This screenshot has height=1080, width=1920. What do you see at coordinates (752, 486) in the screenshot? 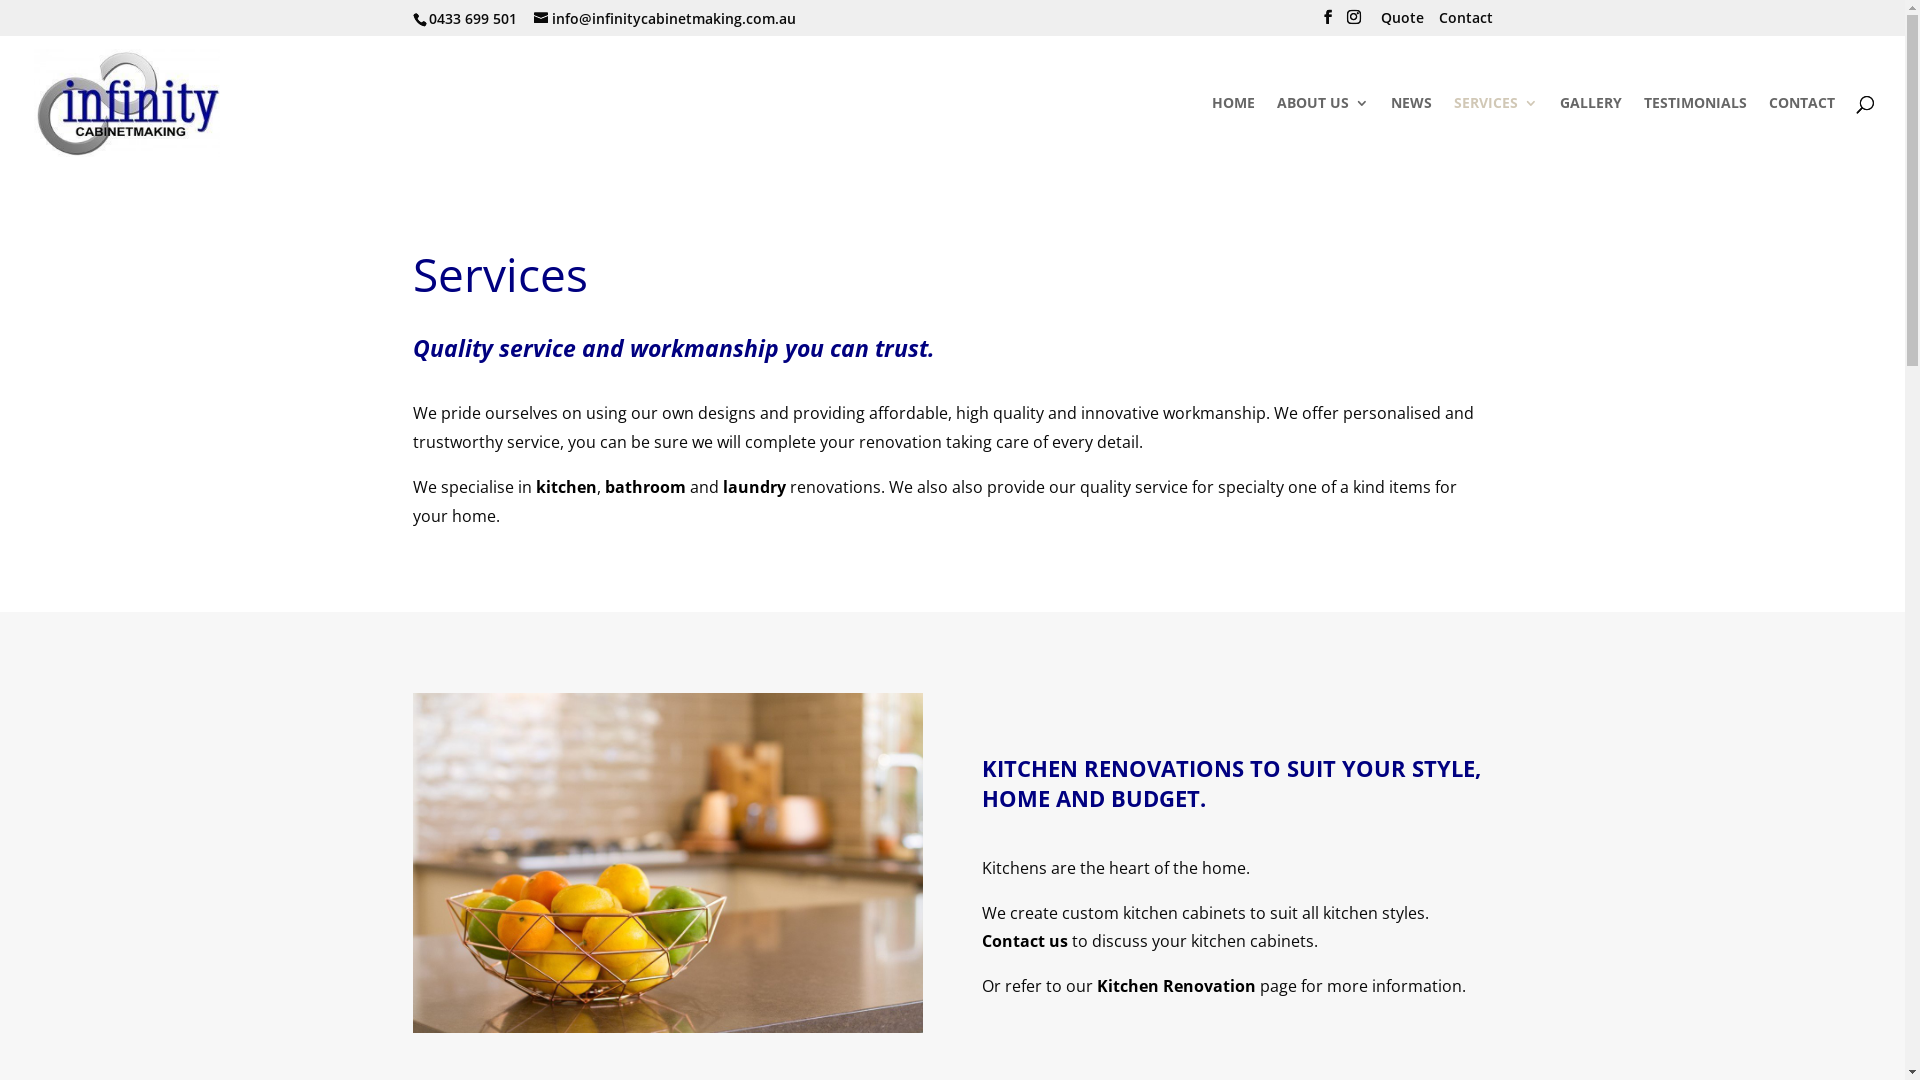
I see `'laundry'` at bounding box center [752, 486].